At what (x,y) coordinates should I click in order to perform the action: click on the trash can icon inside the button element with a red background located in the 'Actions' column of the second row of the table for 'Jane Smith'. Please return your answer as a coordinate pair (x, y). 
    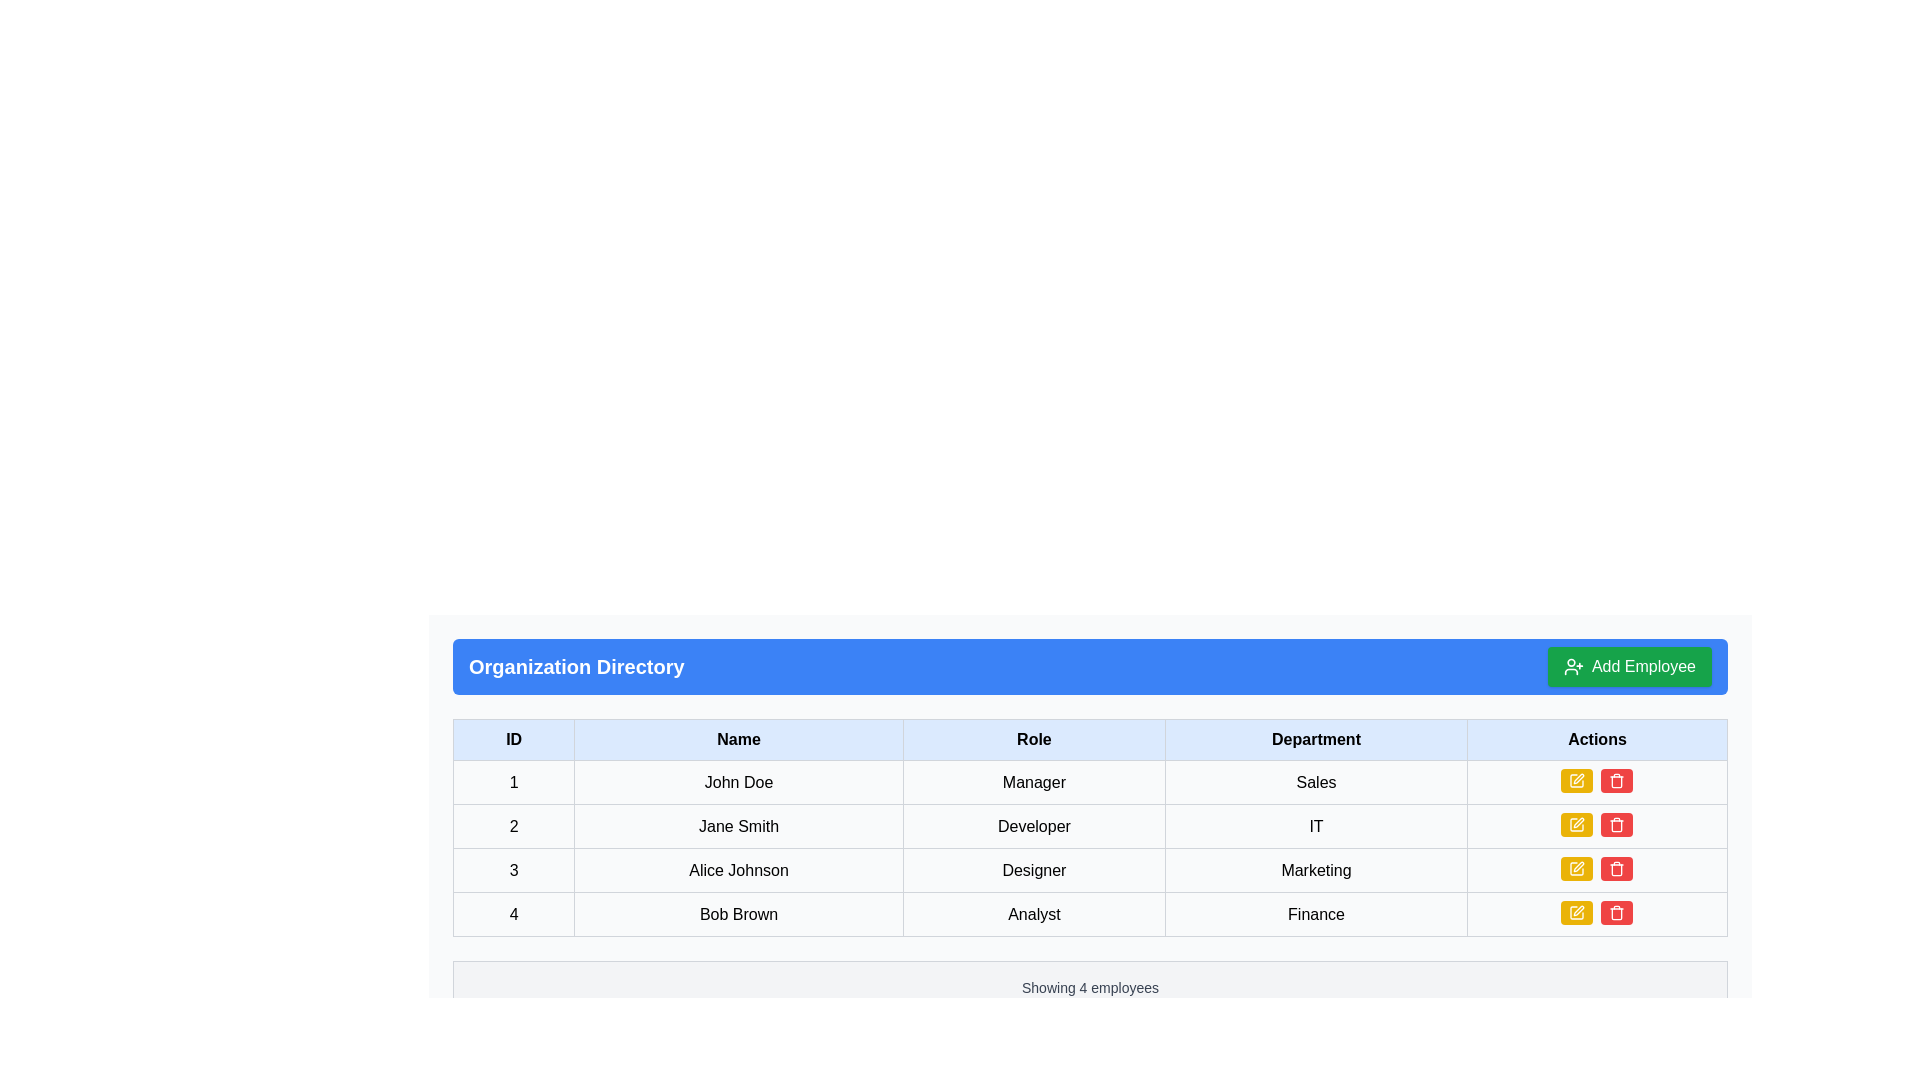
    Looking at the image, I should click on (1617, 825).